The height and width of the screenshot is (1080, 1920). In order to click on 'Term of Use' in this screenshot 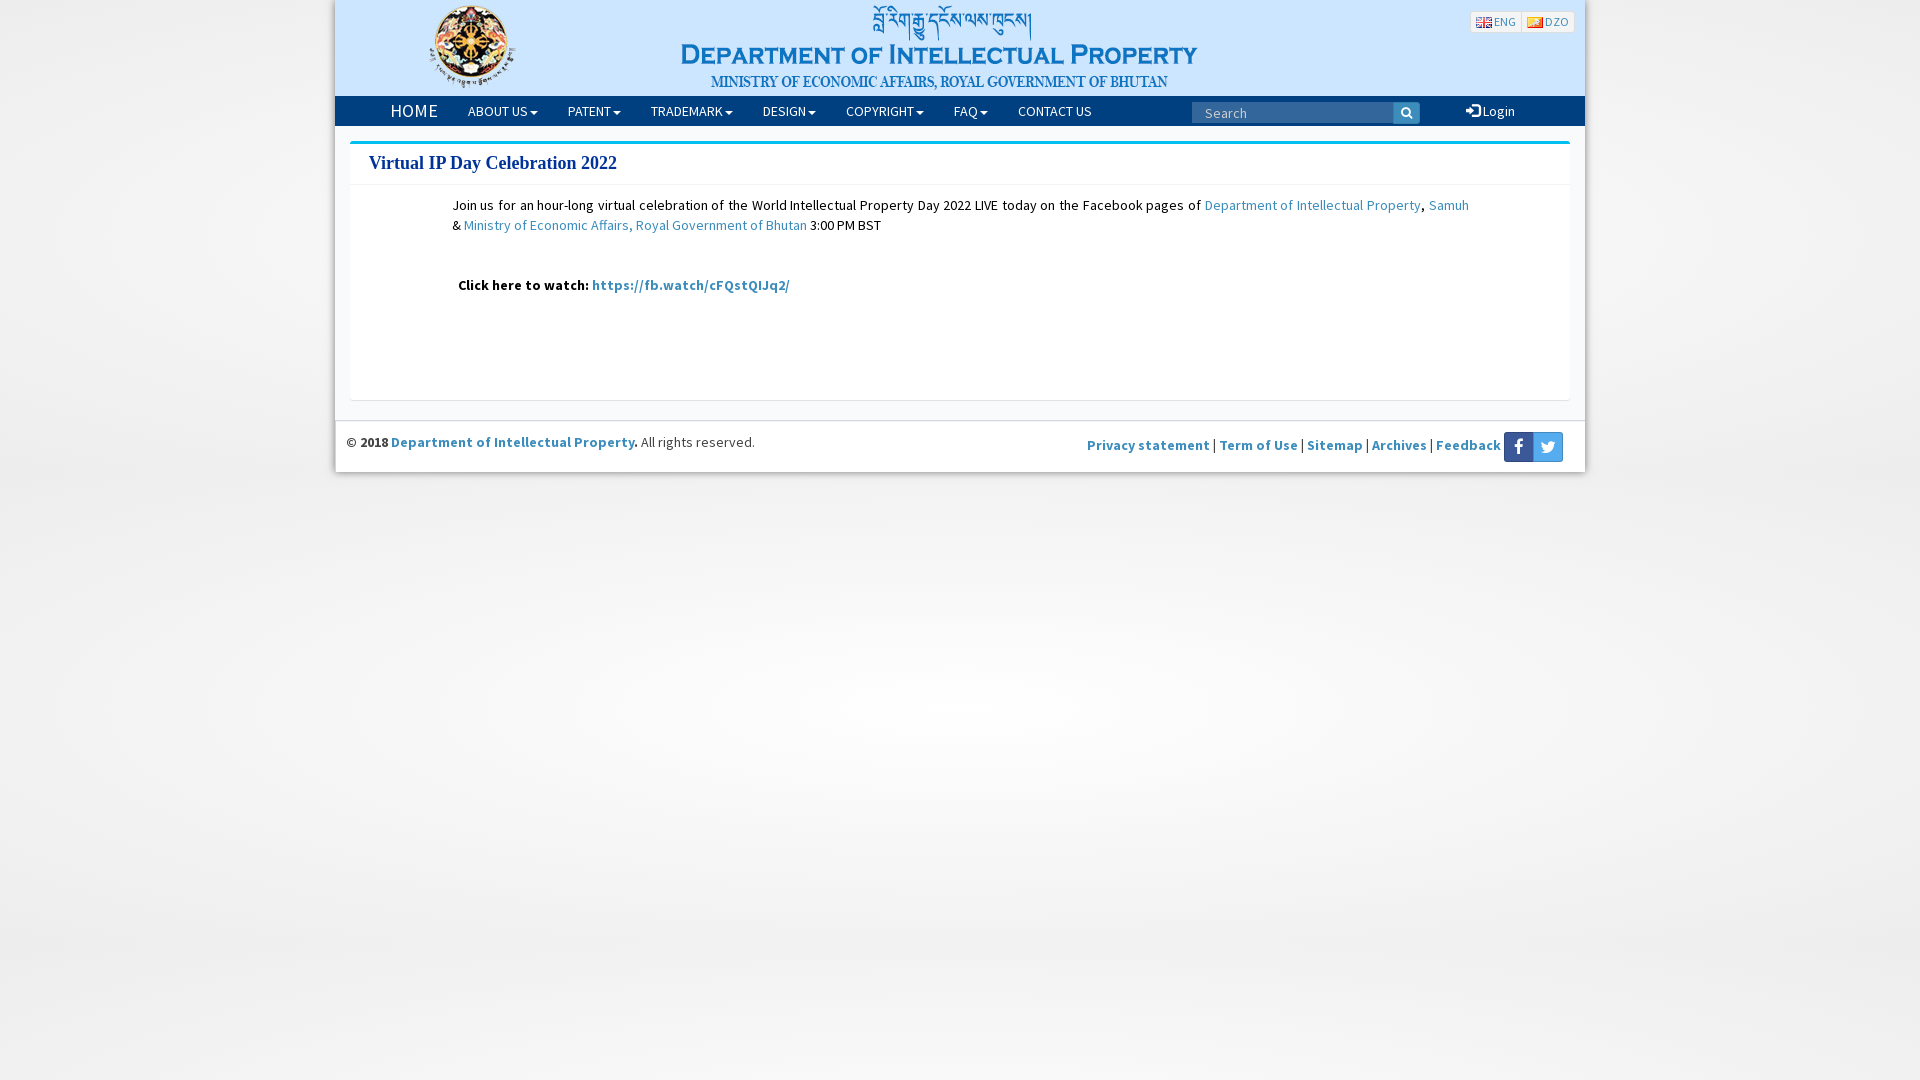, I will do `click(1257, 443)`.